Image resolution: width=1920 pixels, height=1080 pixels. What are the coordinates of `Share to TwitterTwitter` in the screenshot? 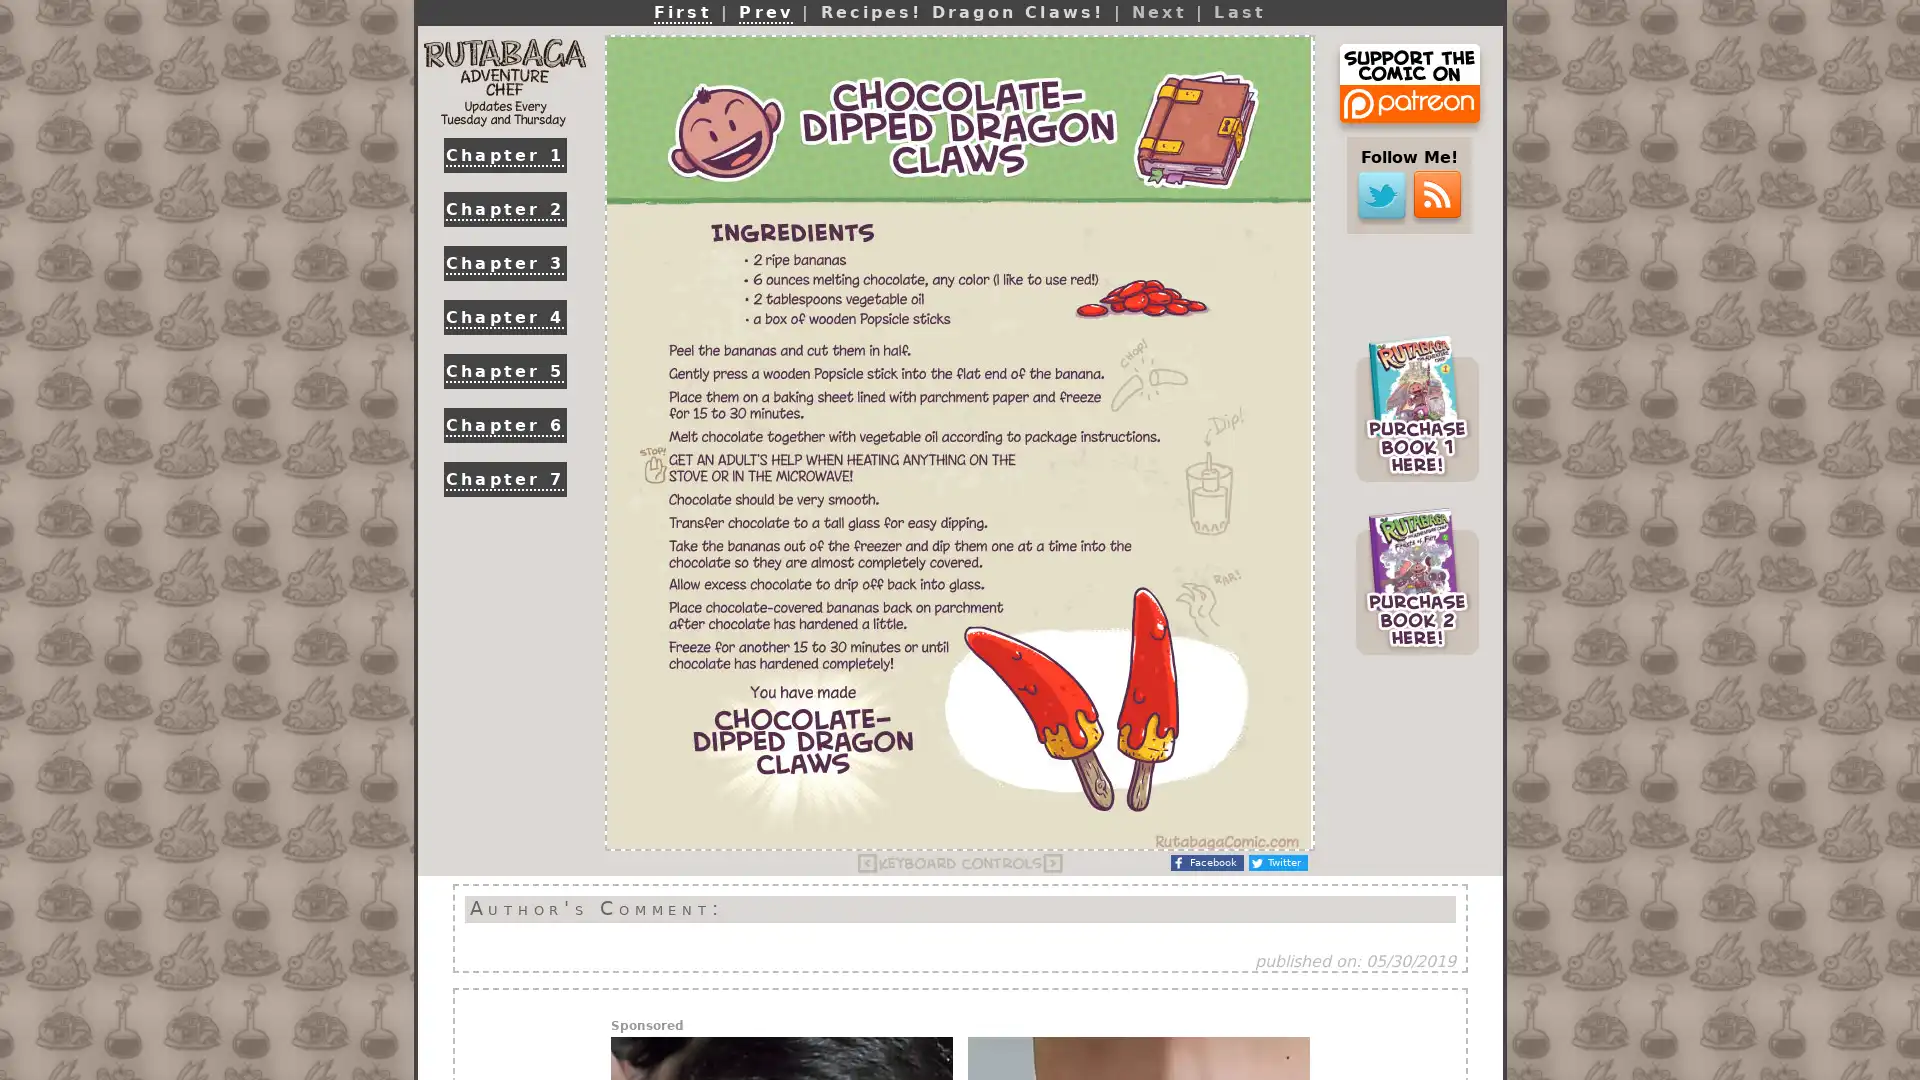 It's located at (1277, 862).